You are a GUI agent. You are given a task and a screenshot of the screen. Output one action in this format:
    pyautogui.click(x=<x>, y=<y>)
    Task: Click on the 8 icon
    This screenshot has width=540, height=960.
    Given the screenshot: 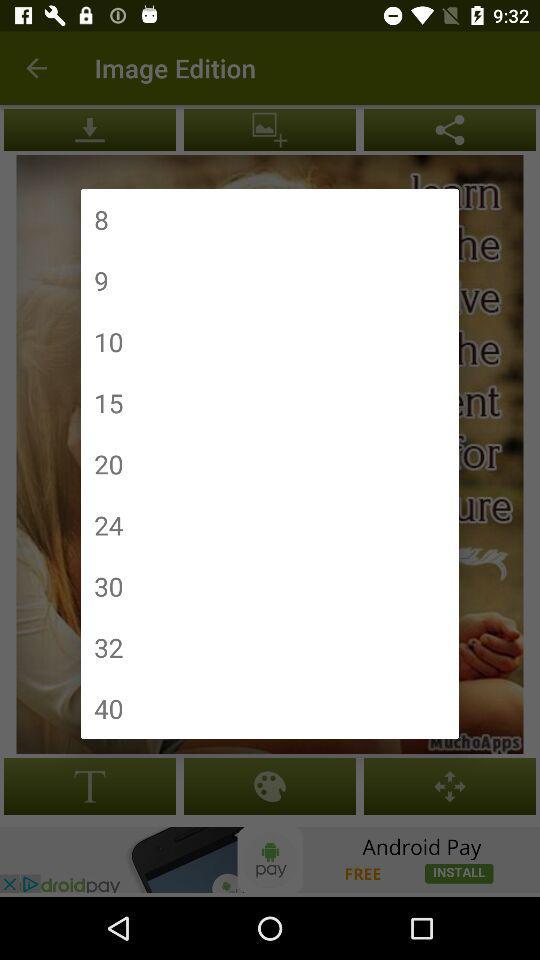 What is the action you would take?
    pyautogui.click(x=100, y=219)
    